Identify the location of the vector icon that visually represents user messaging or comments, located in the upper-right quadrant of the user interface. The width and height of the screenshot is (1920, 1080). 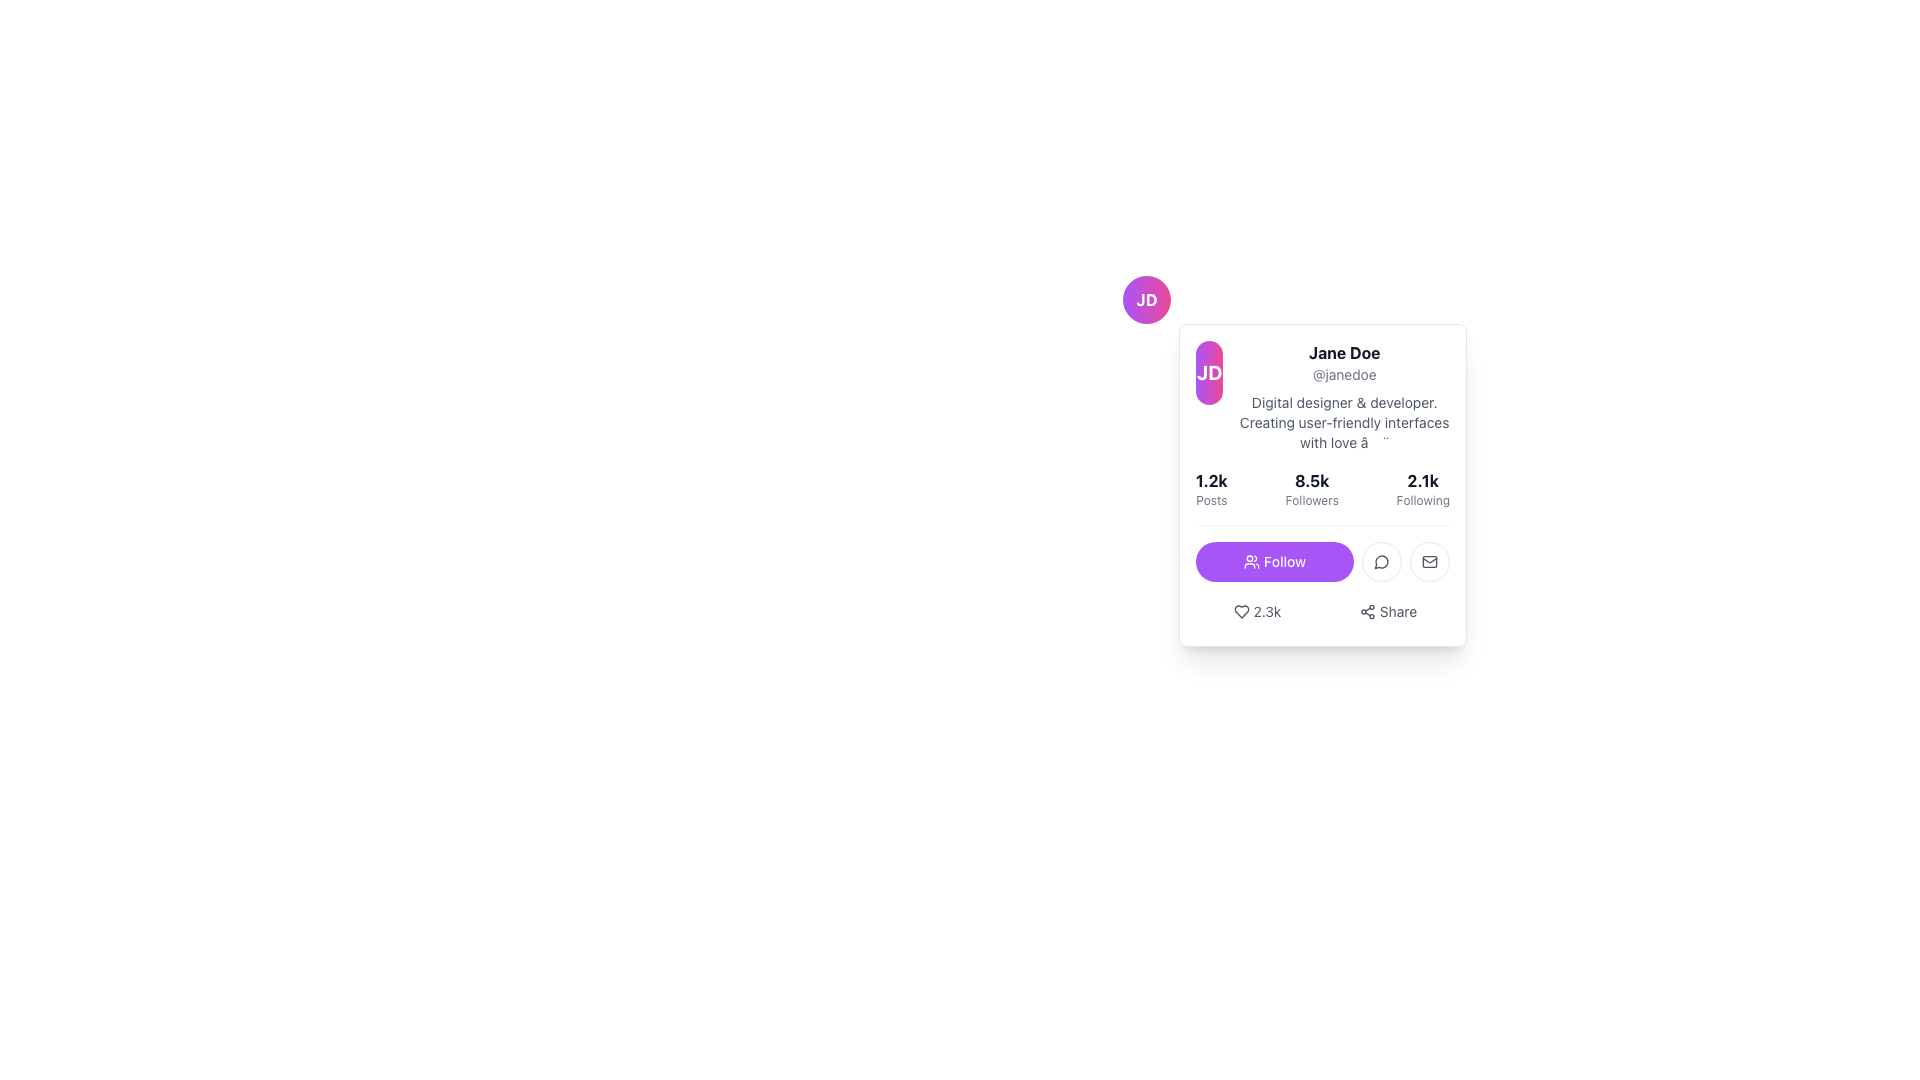
(1380, 562).